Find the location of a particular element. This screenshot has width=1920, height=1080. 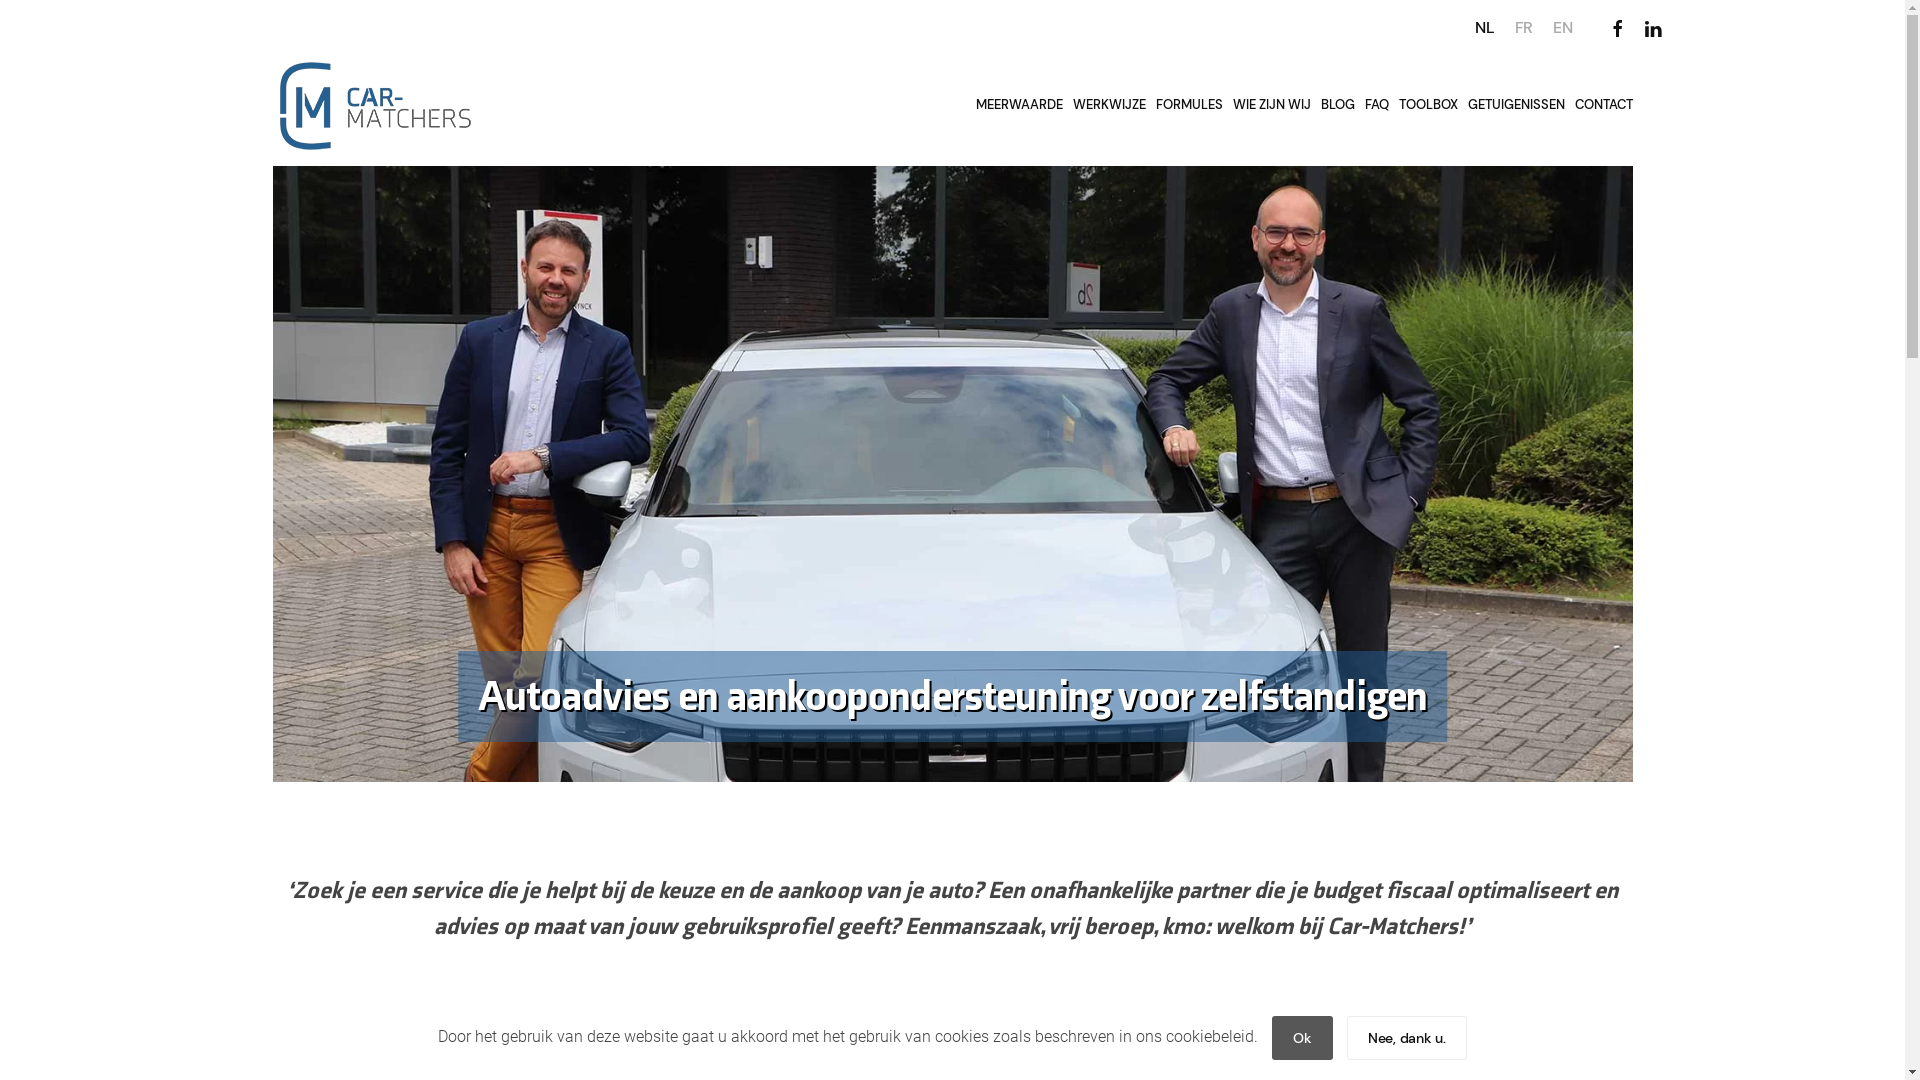

'GETUIGENISSEN' is located at coordinates (1515, 105).